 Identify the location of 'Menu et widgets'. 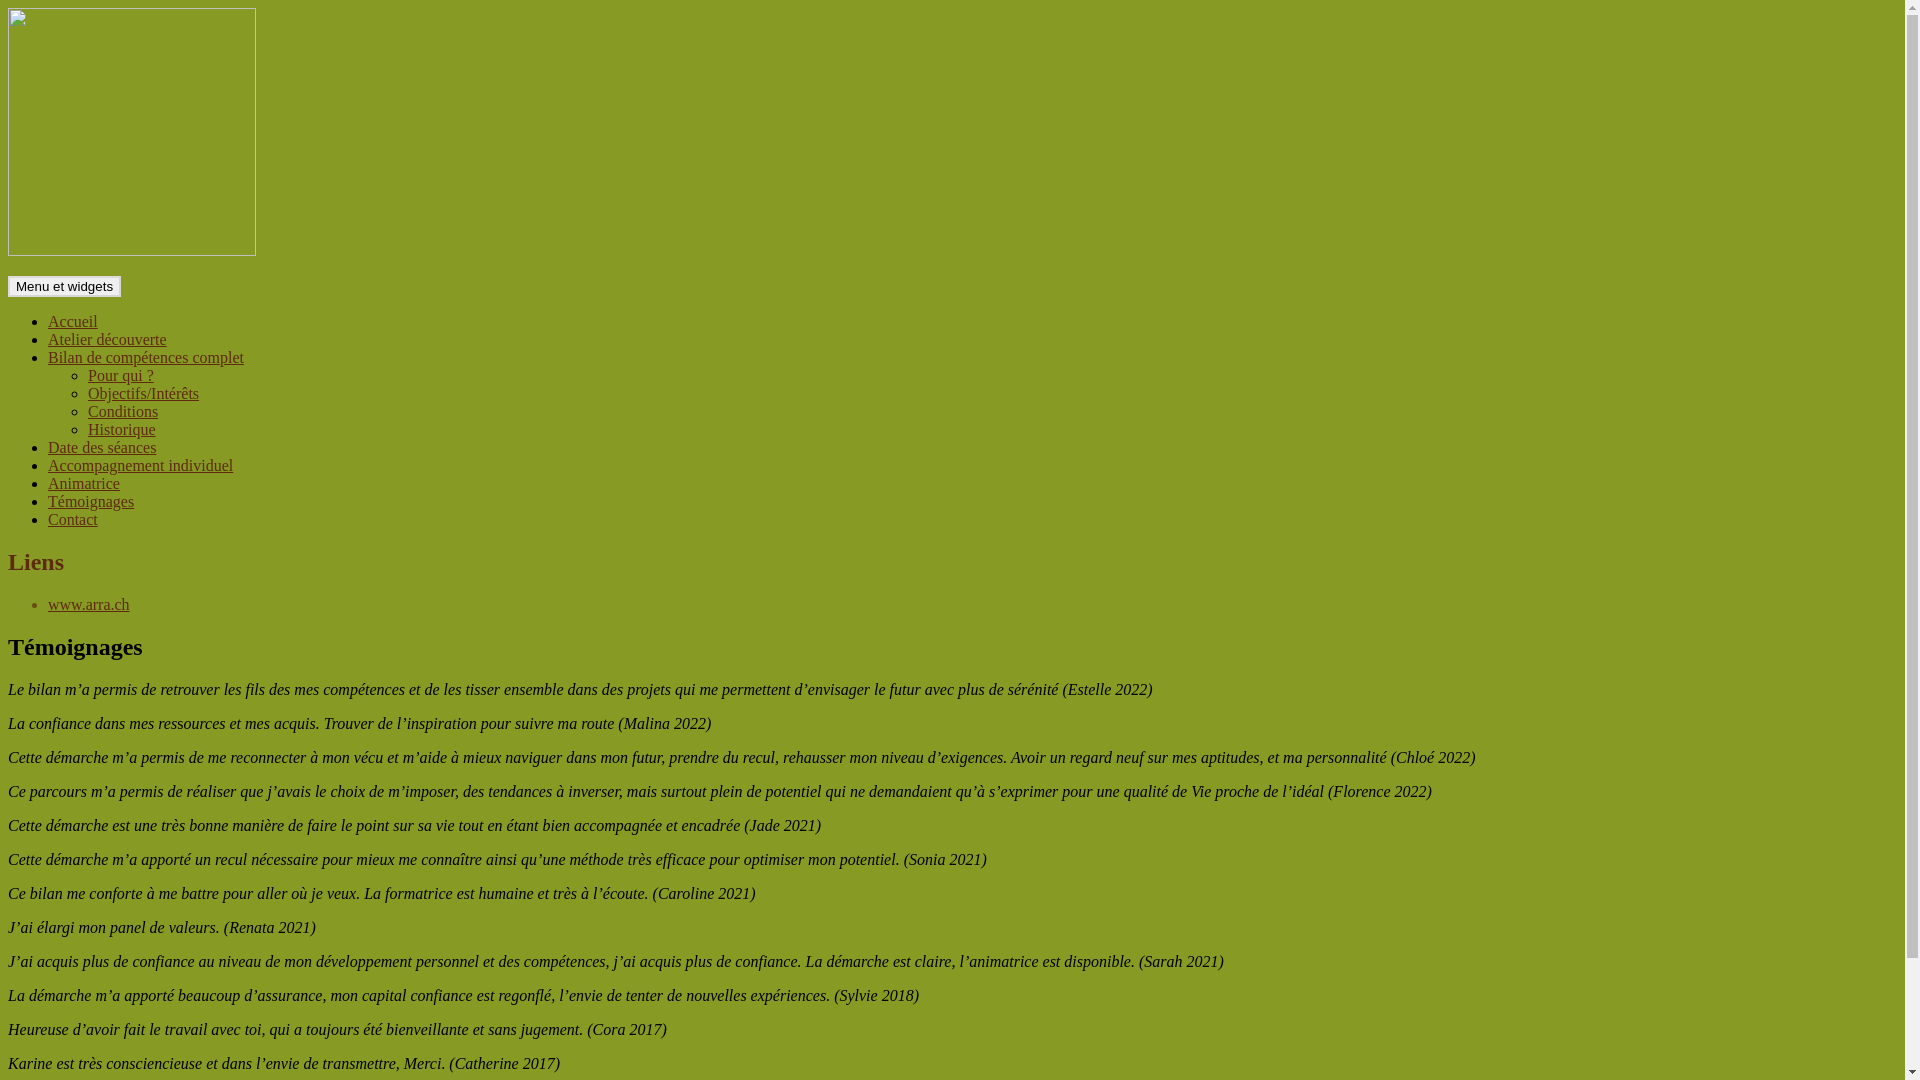
(64, 286).